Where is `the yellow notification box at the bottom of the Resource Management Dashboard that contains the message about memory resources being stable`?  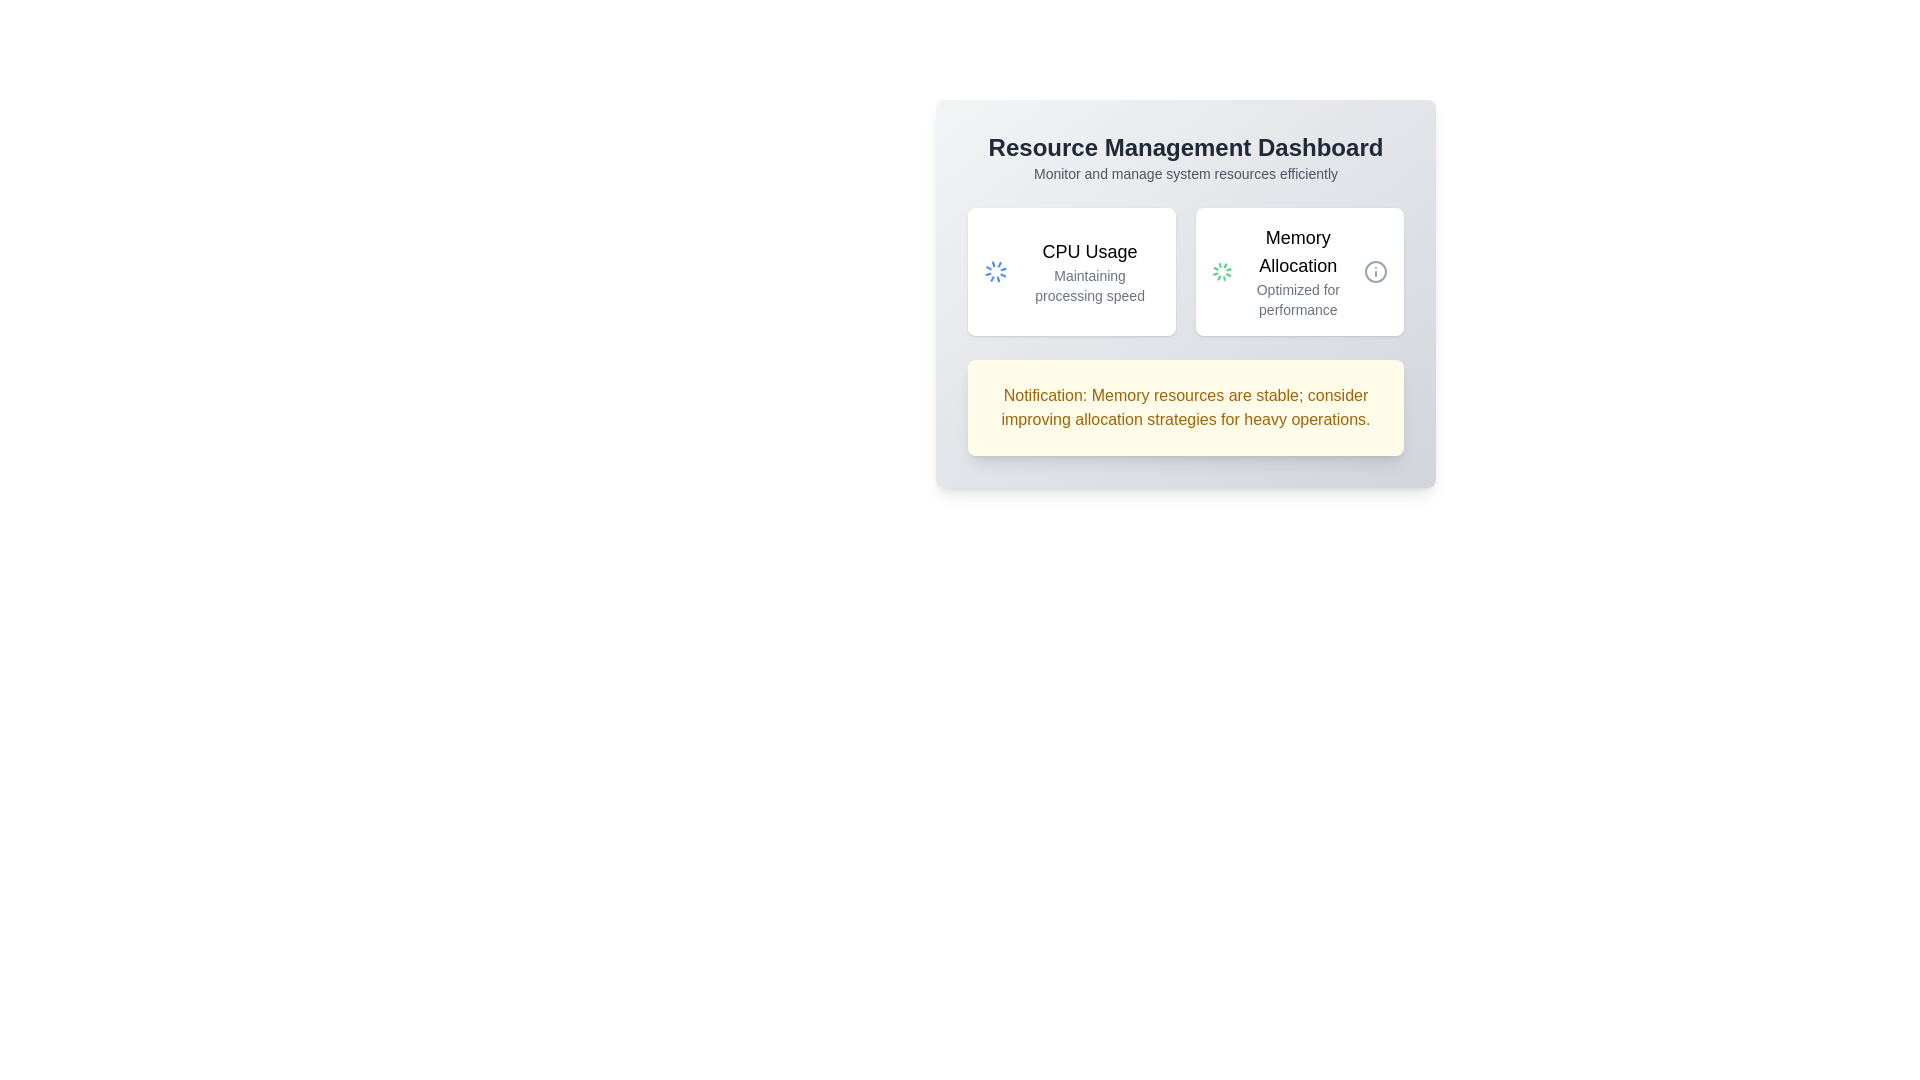 the yellow notification box at the bottom of the Resource Management Dashboard that contains the message about memory resources being stable is located at coordinates (1185, 407).